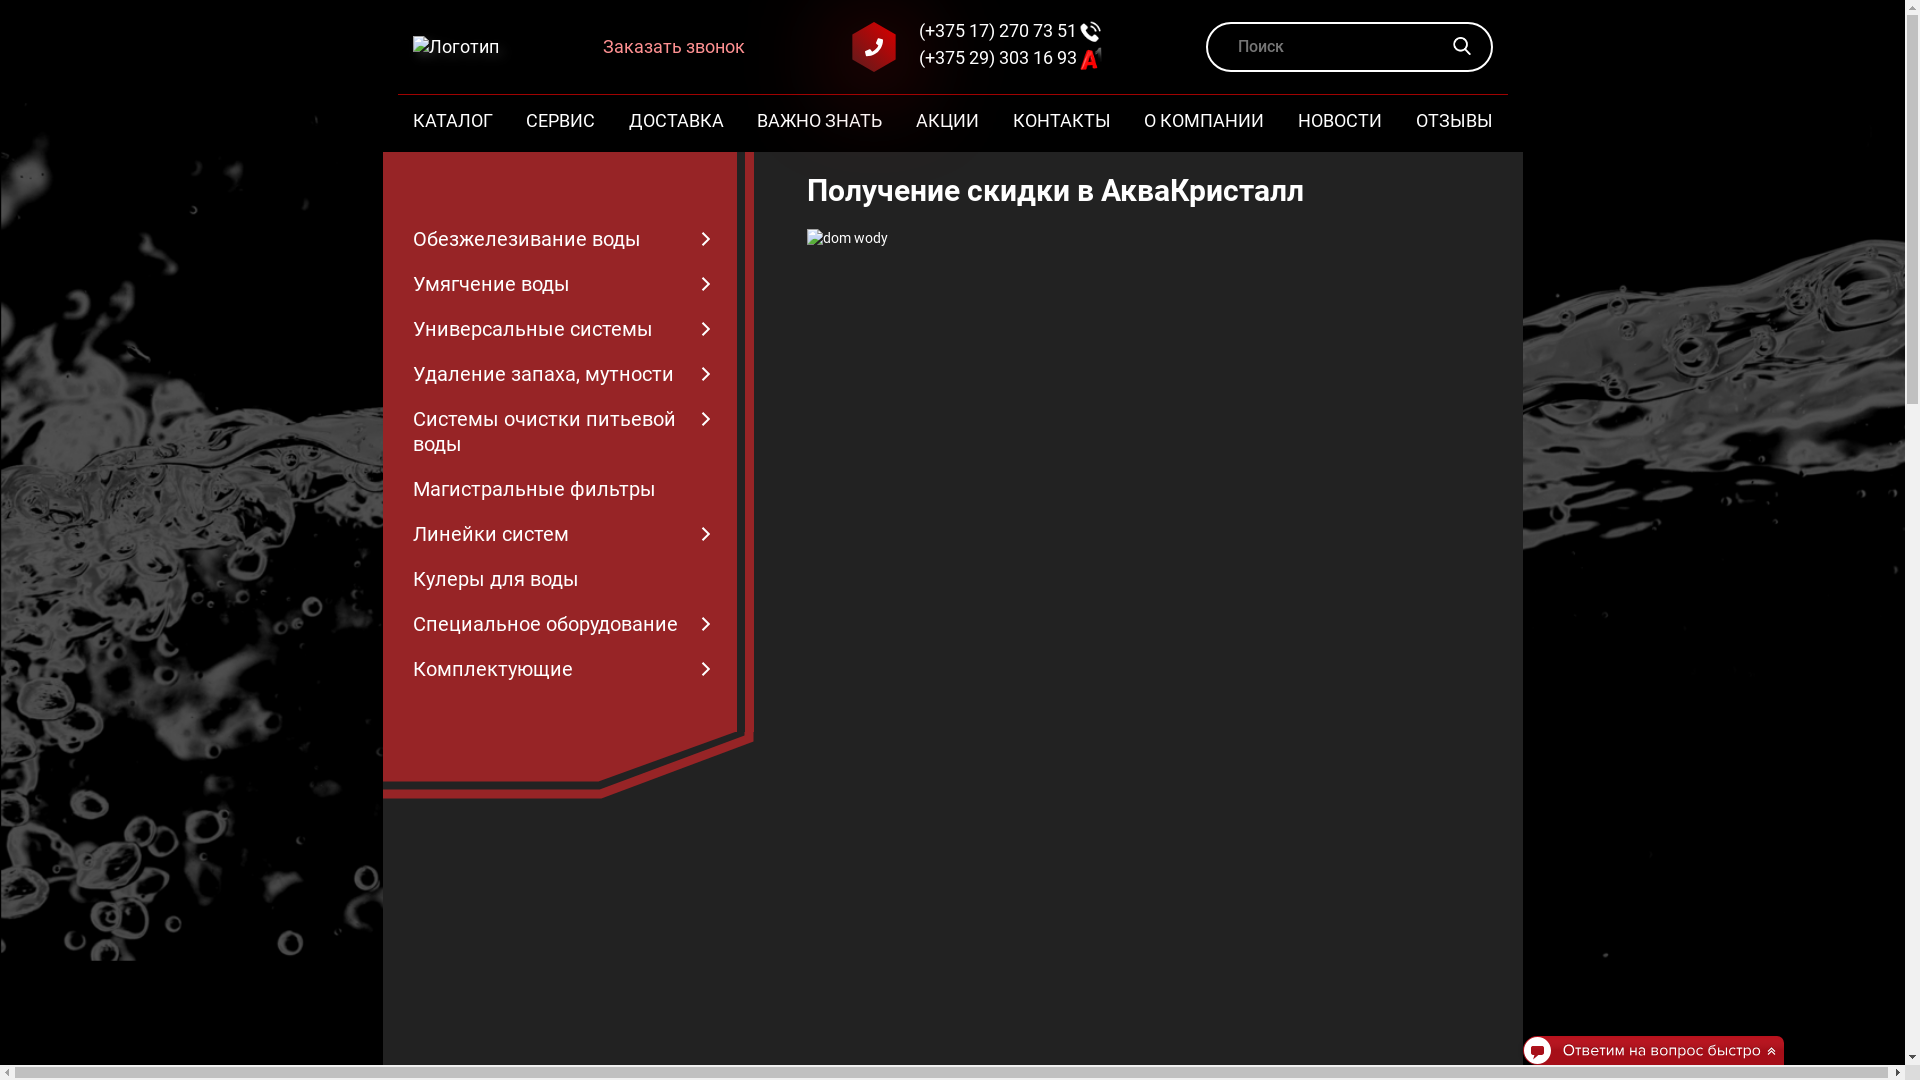 The image size is (1920, 1080). Describe the element at coordinates (1009, 57) in the screenshot. I see `'(+375 29) 303 16 93'` at that location.